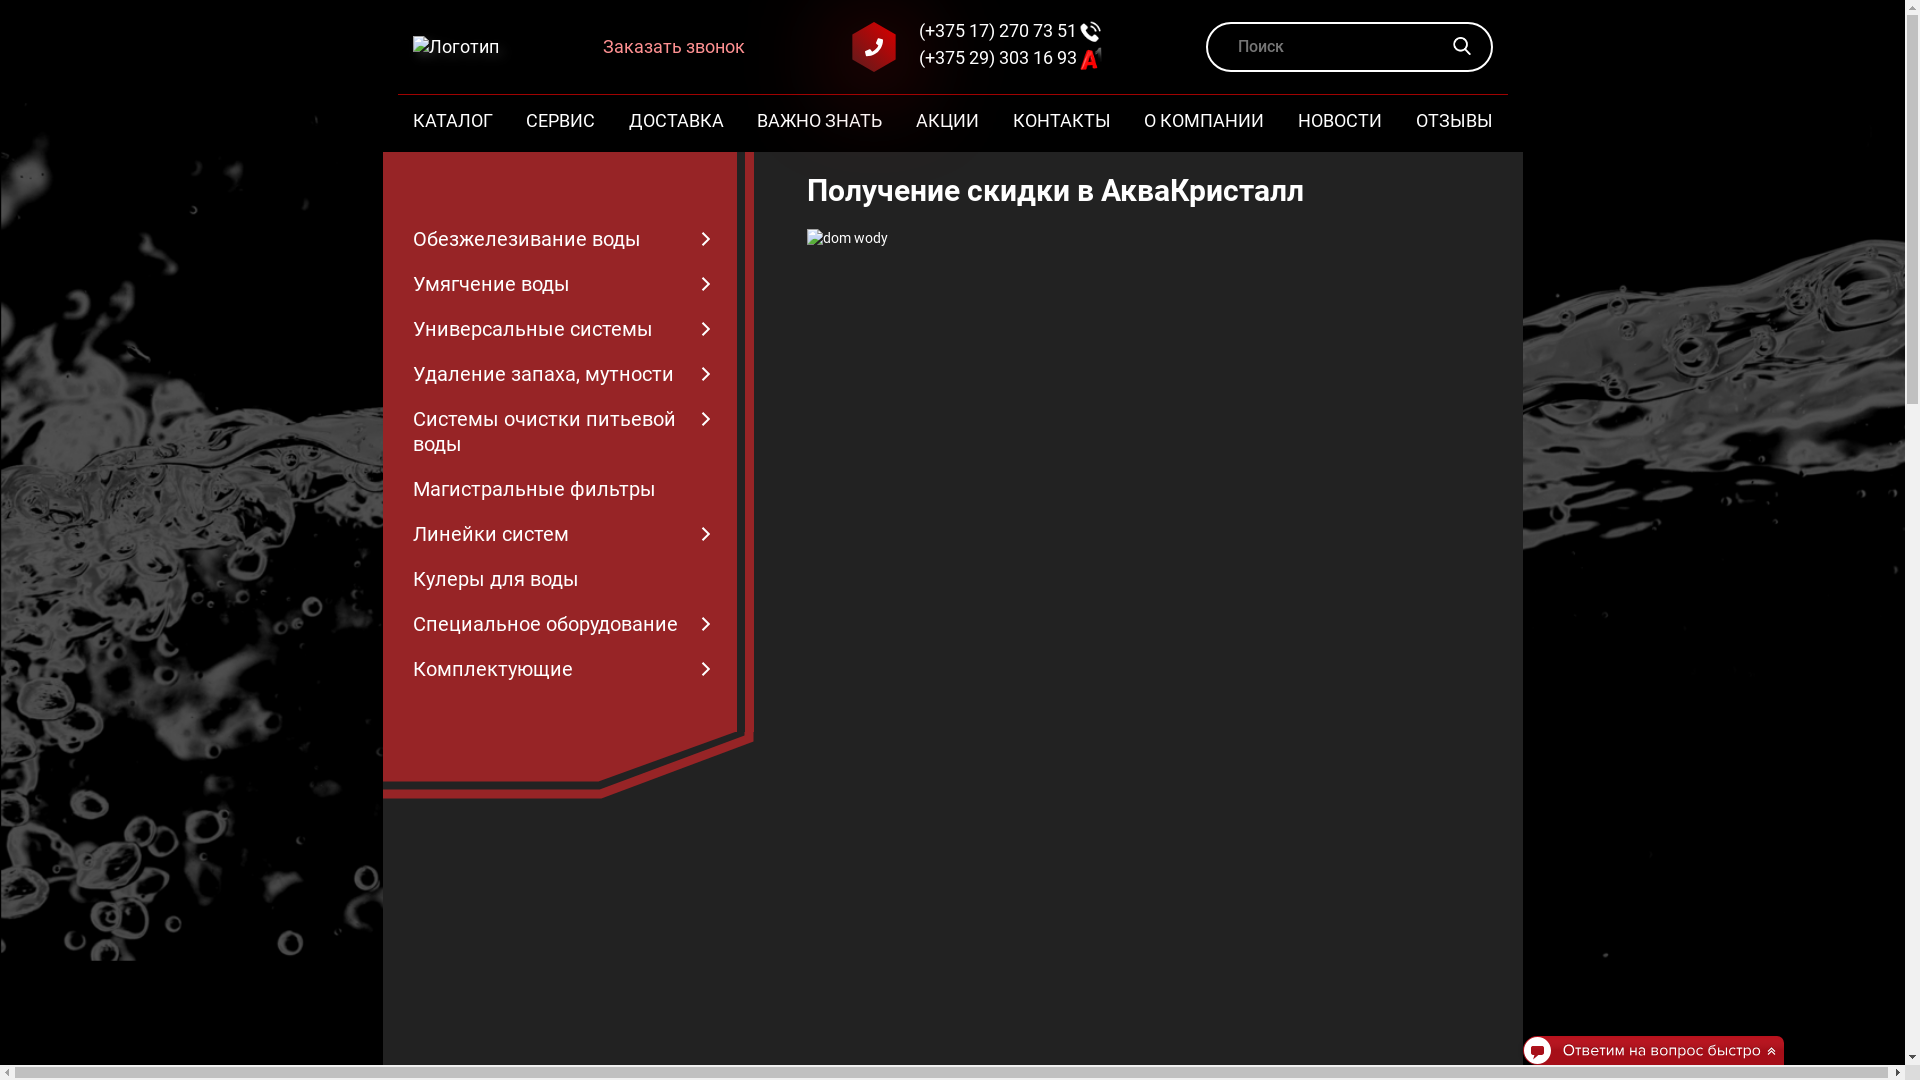 The image size is (1920, 1080). Describe the element at coordinates (1009, 57) in the screenshot. I see `'(+375 29) 303 16 93'` at that location.